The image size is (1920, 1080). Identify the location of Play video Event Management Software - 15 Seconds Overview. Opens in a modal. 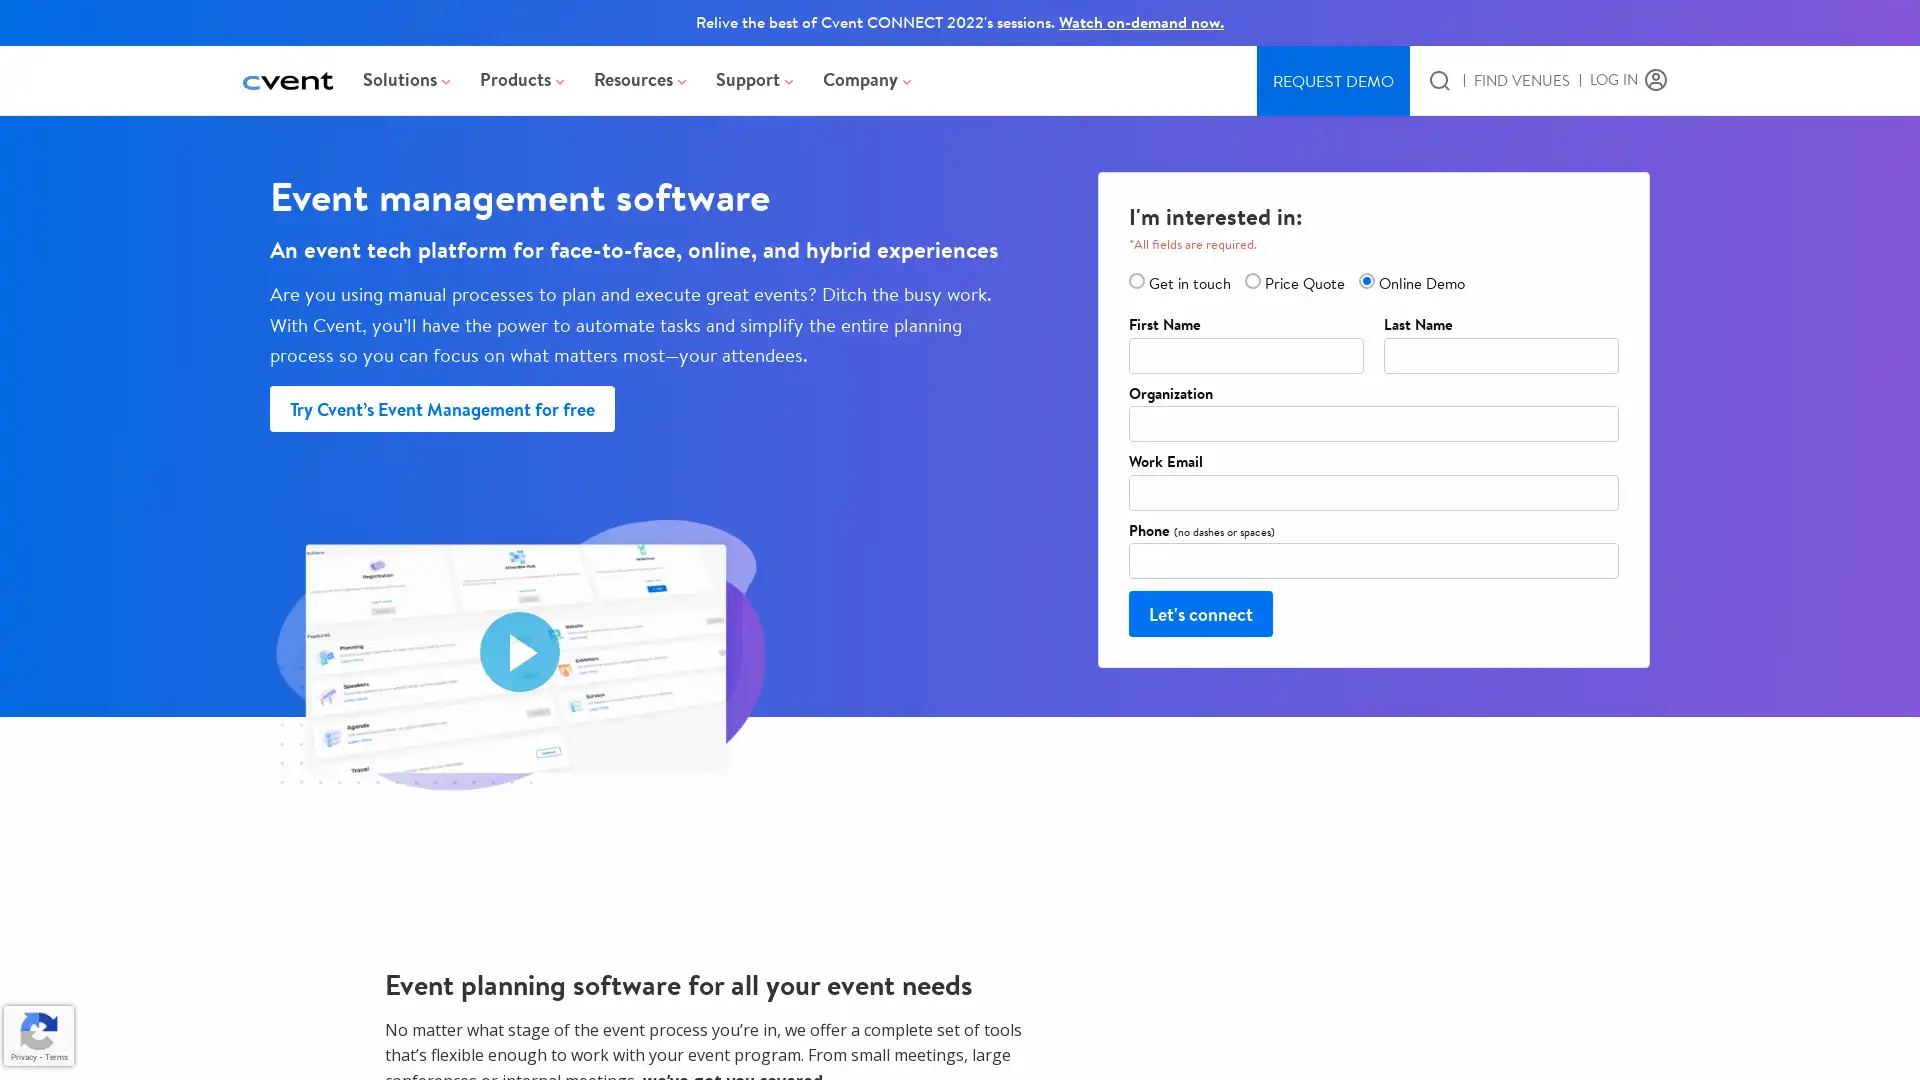
(519, 651).